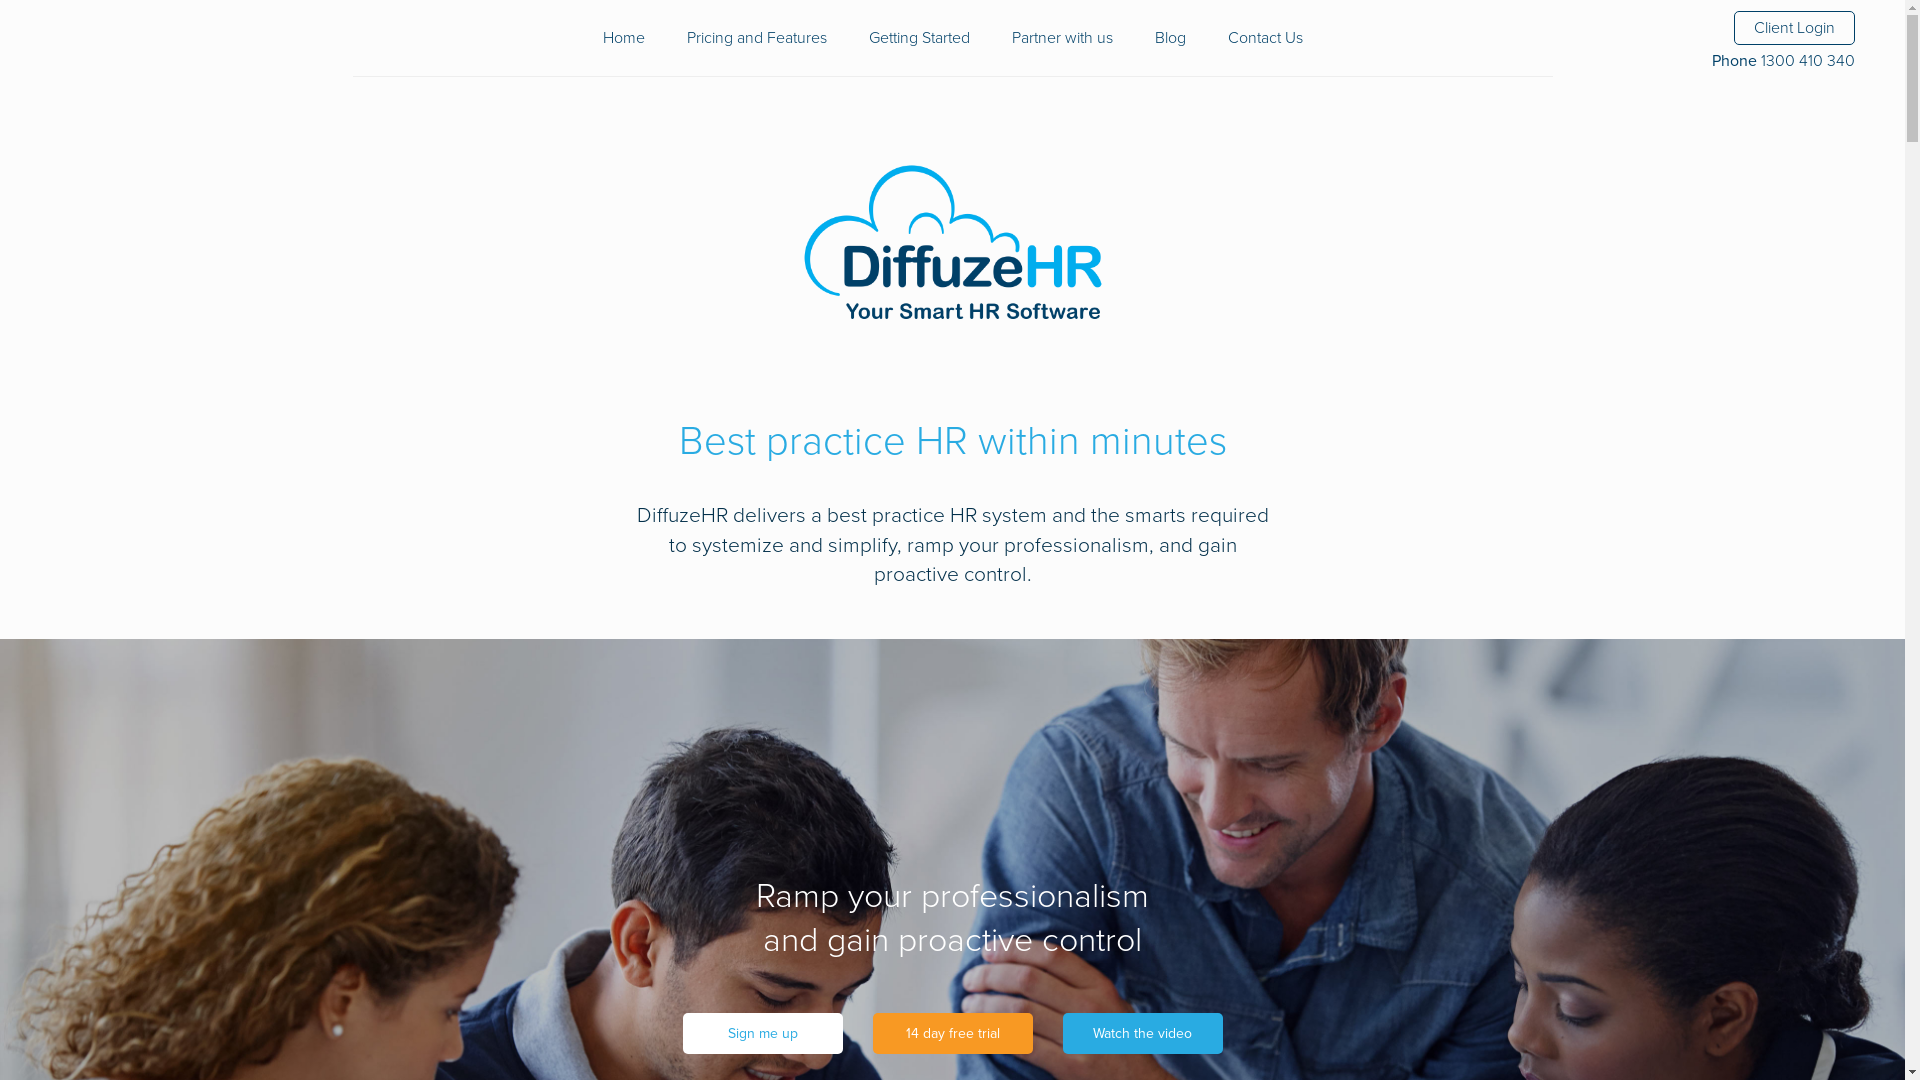  Describe the element at coordinates (622, 38) in the screenshot. I see `'Home'` at that location.